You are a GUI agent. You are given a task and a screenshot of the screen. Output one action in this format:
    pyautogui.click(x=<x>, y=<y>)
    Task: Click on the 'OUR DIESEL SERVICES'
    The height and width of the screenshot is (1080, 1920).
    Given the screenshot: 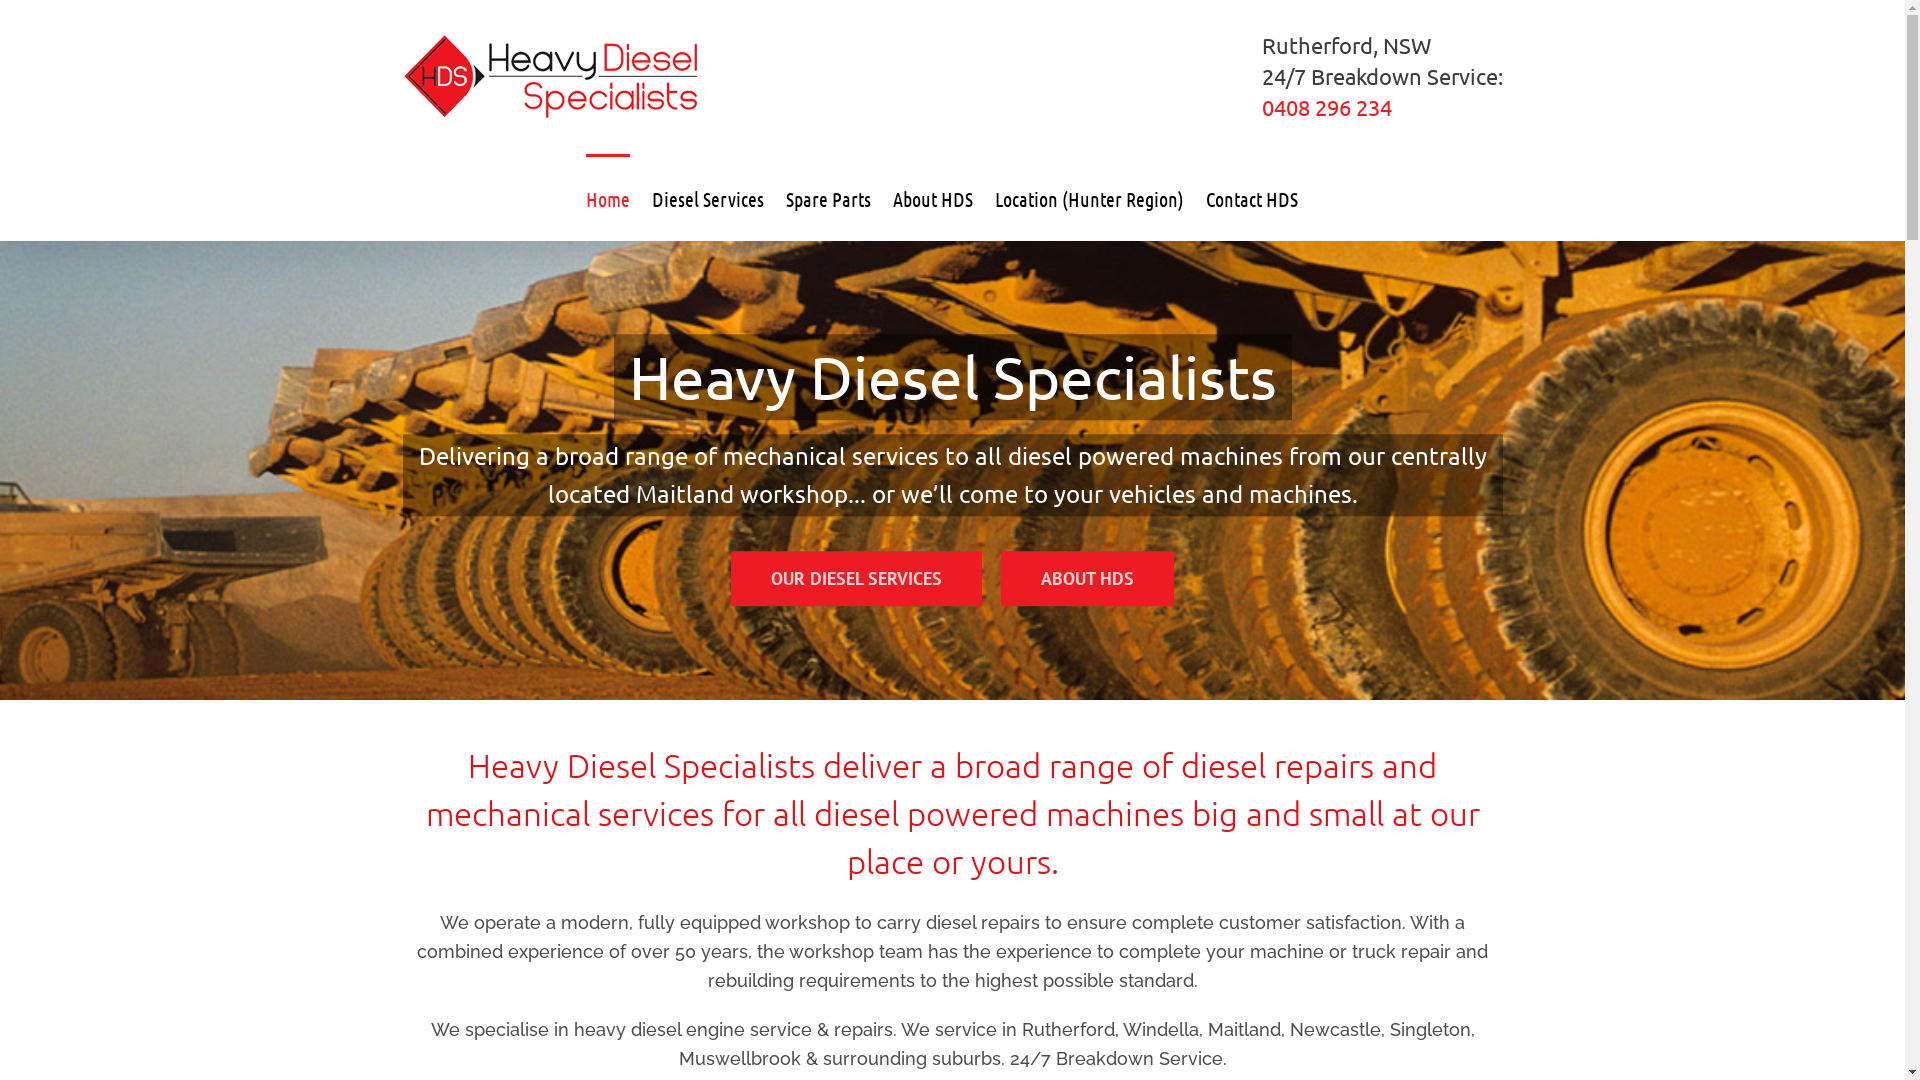 What is the action you would take?
    pyautogui.click(x=856, y=579)
    